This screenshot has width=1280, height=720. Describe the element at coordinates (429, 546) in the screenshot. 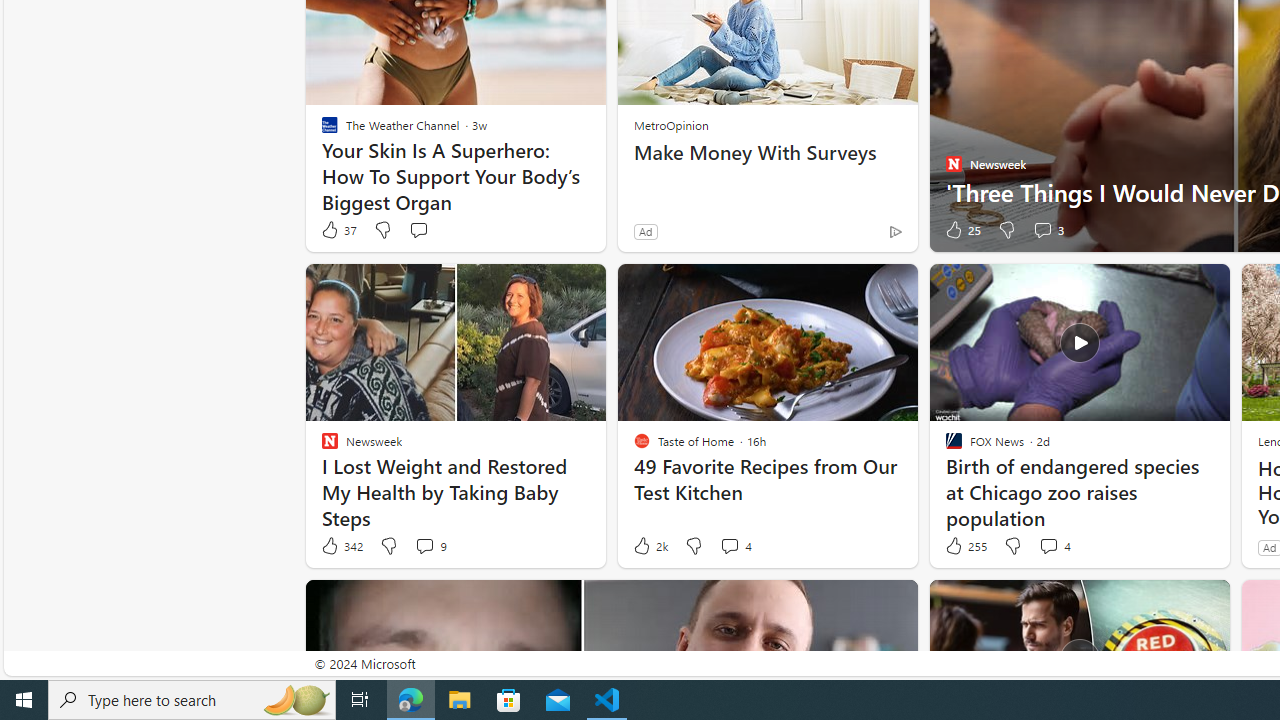

I see `'View comments 9 Comment'` at that location.